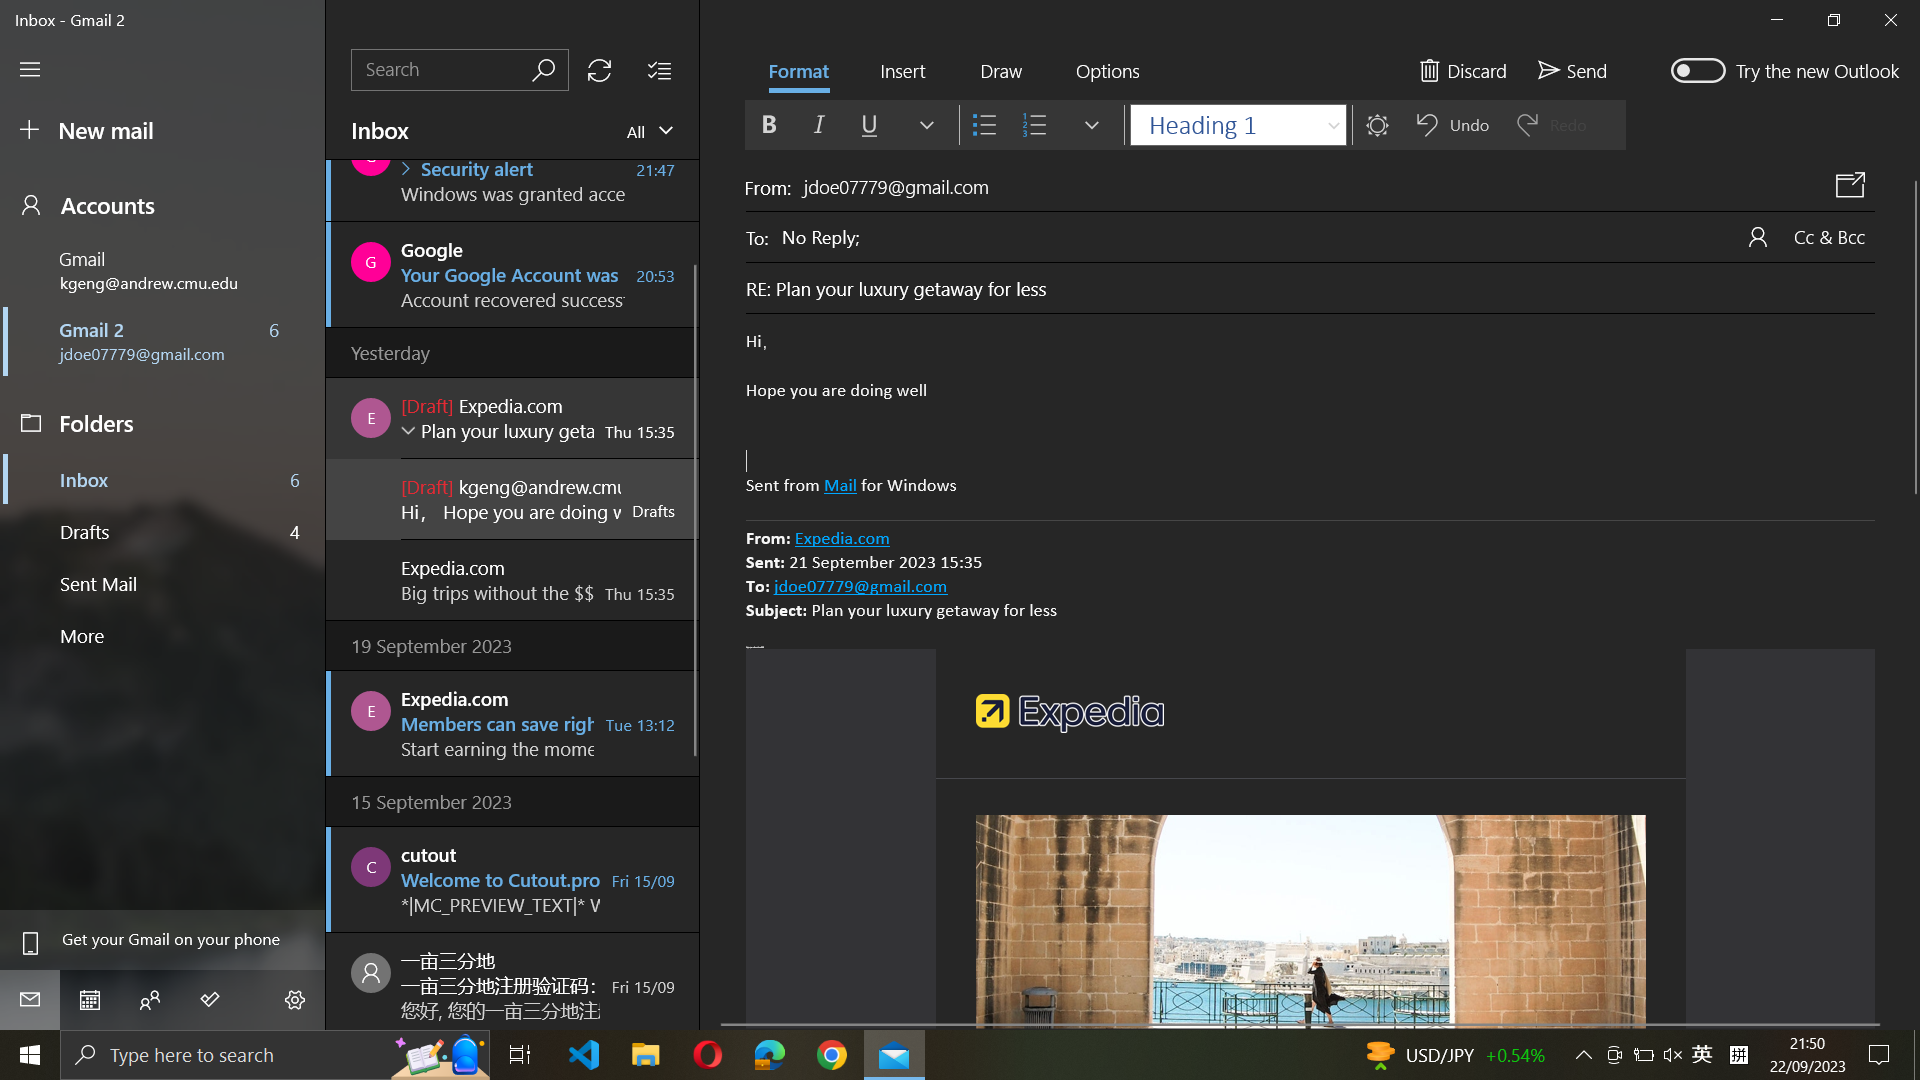 Image resolution: width=1920 pixels, height=1080 pixels. Describe the element at coordinates (1235, 123) in the screenshot. I see `Switch to Arial font style` at that location.